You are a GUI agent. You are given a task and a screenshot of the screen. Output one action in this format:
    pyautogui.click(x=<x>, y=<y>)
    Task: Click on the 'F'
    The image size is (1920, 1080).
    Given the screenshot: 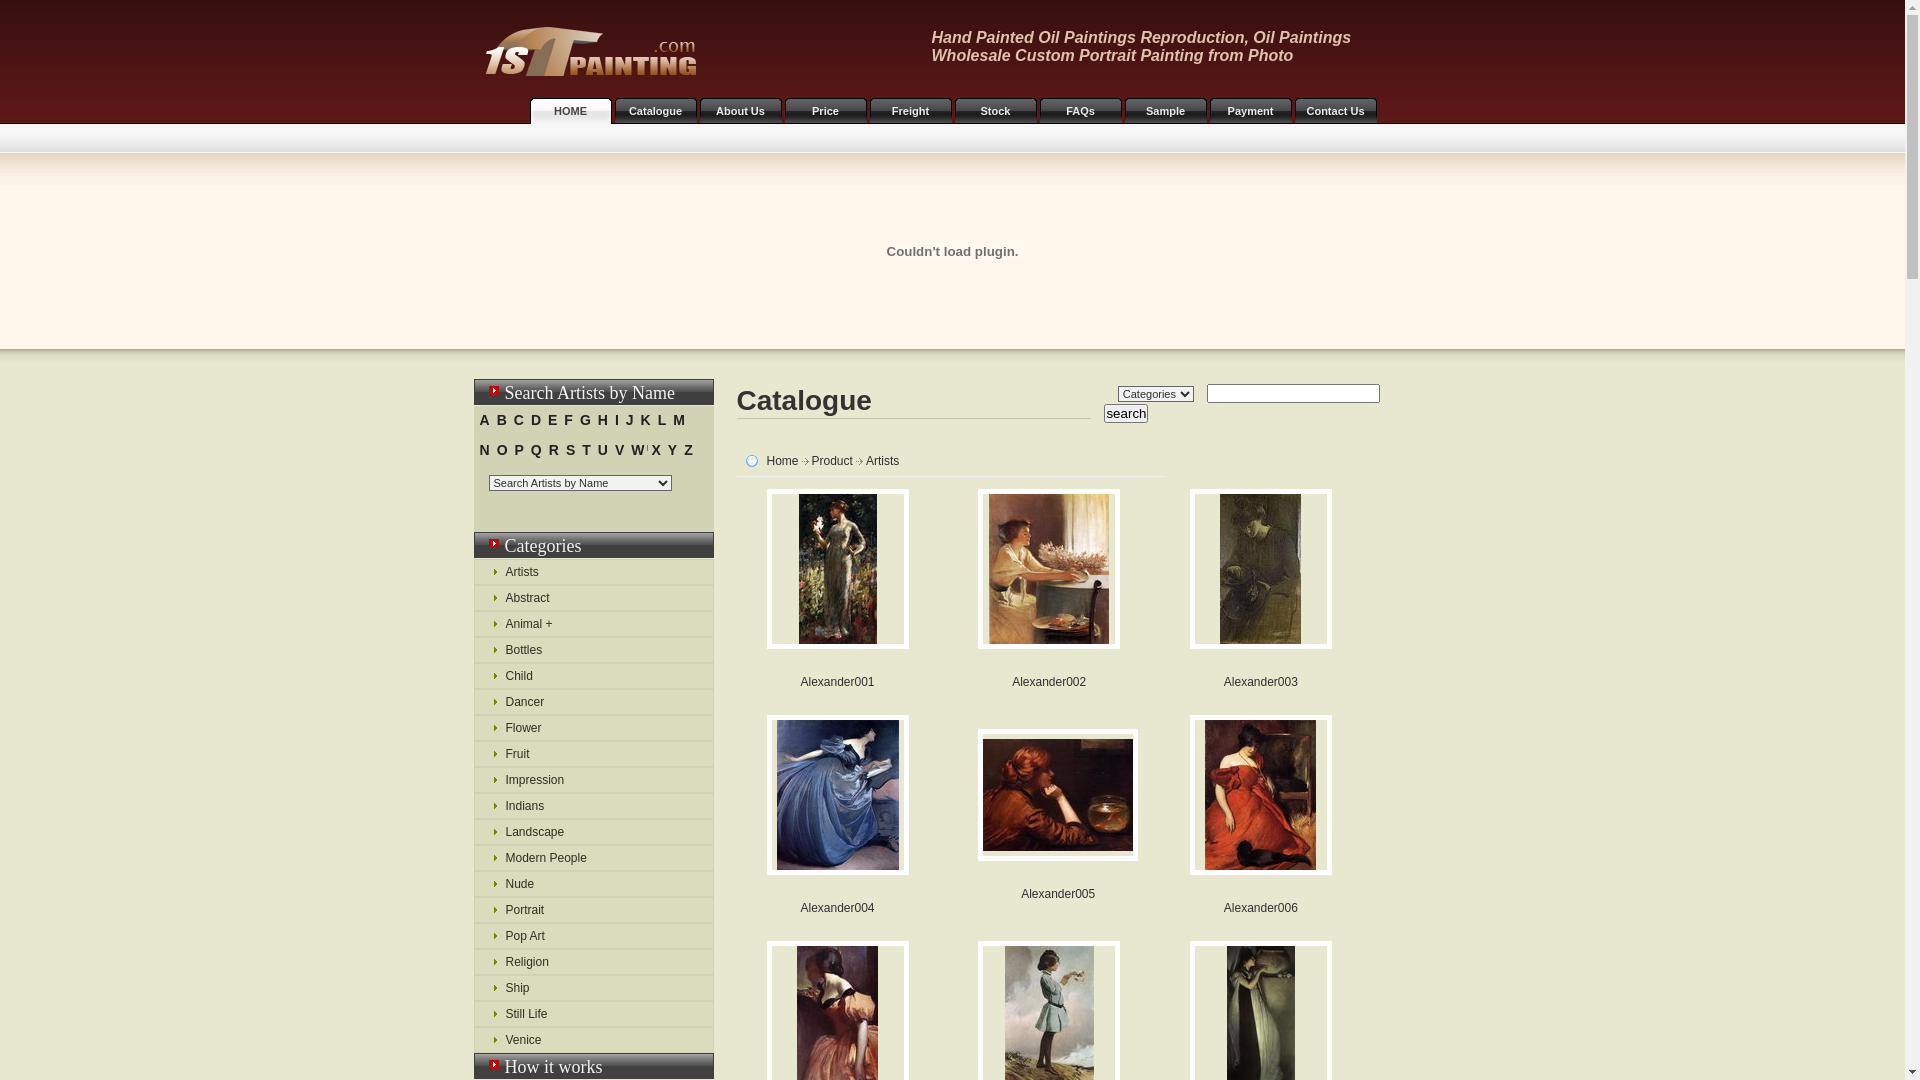 What is the action you would take?
    pyautogui.click(x=567, y=419)
    